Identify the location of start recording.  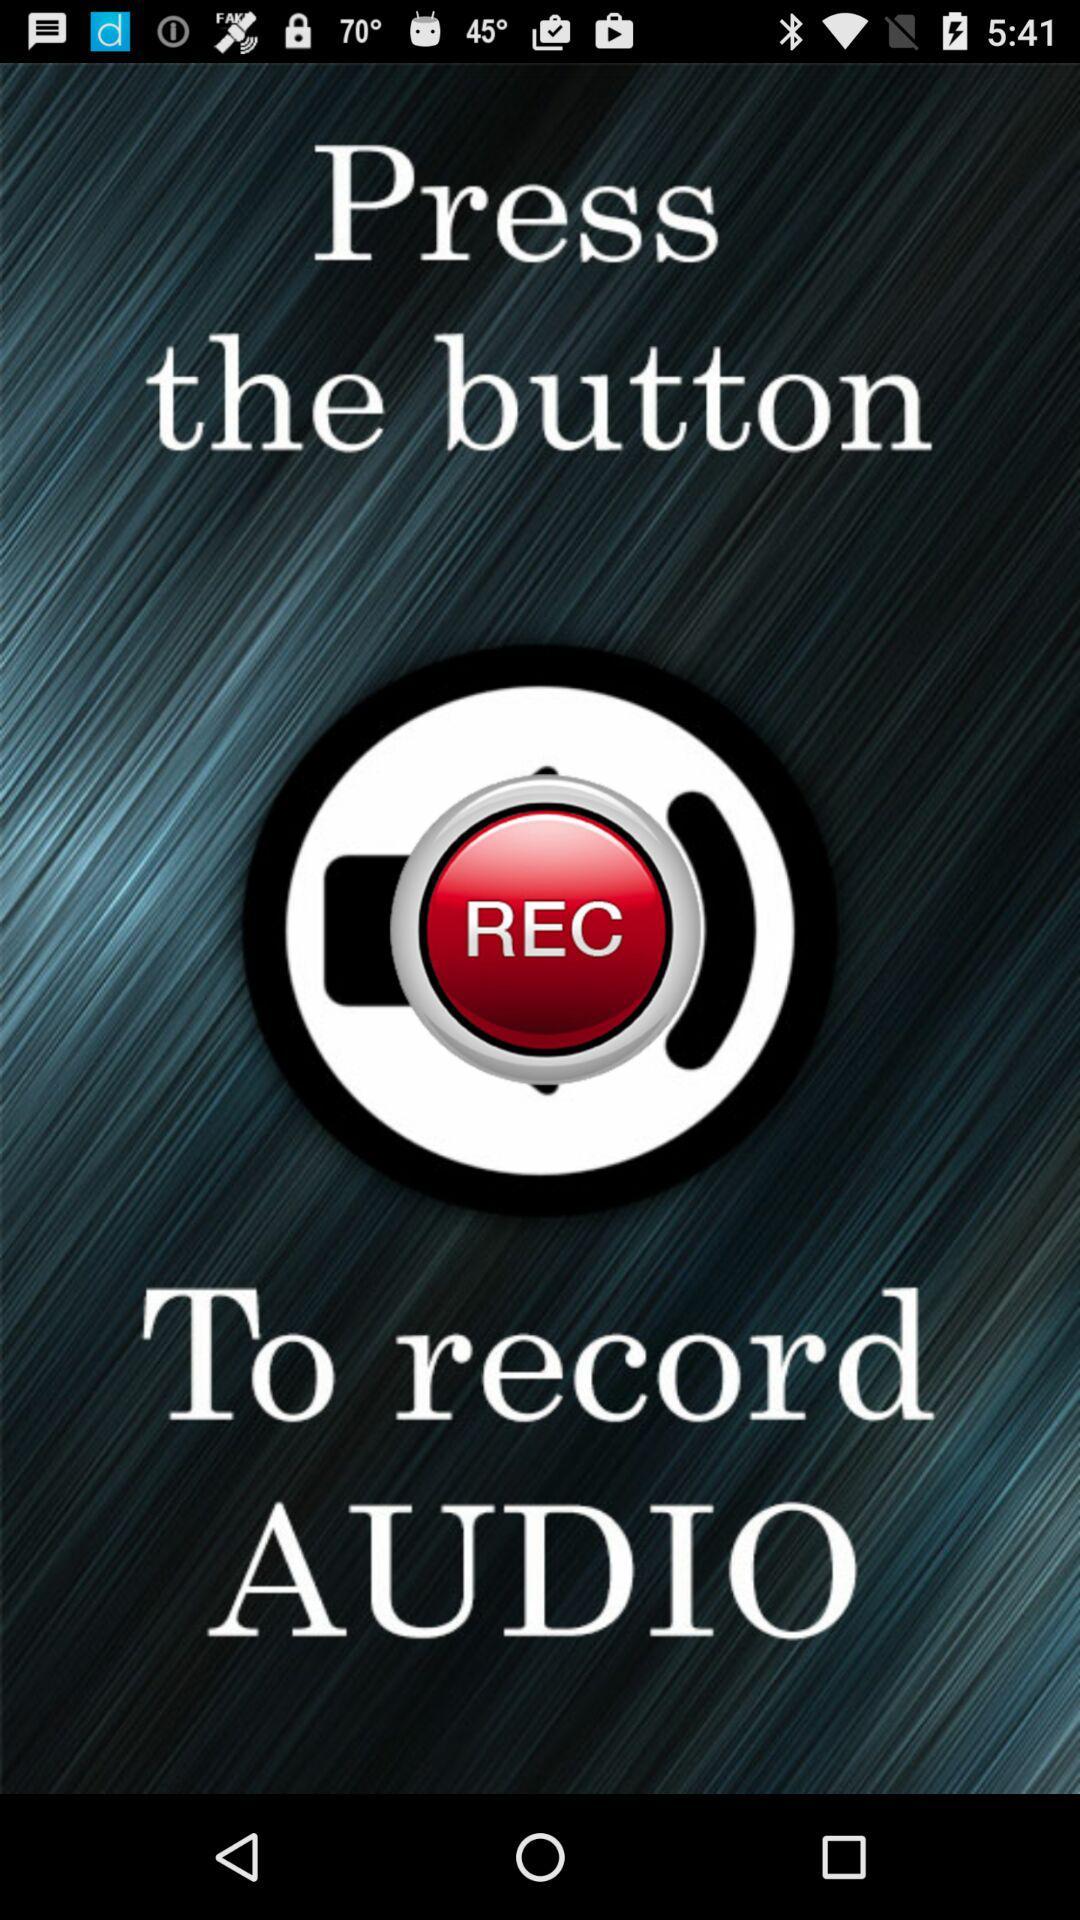
(540, 927).